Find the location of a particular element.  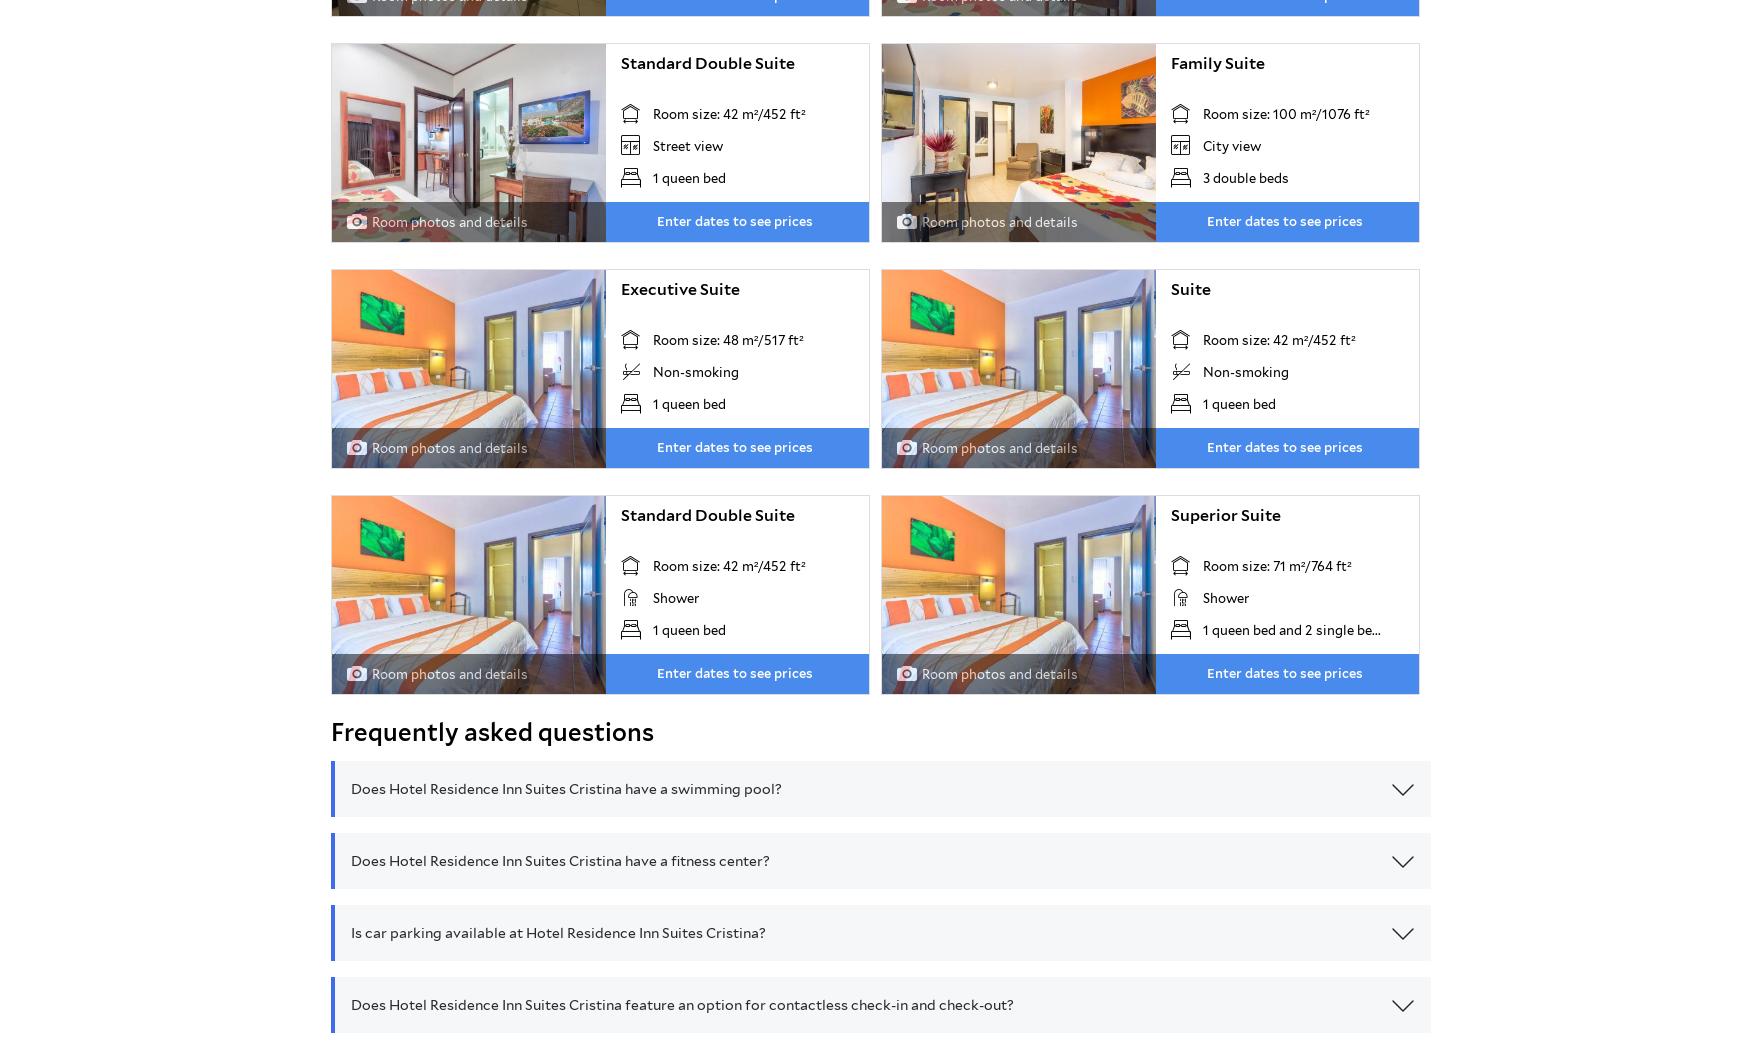

'Executive Suite' is located at coordinates (679, 288).